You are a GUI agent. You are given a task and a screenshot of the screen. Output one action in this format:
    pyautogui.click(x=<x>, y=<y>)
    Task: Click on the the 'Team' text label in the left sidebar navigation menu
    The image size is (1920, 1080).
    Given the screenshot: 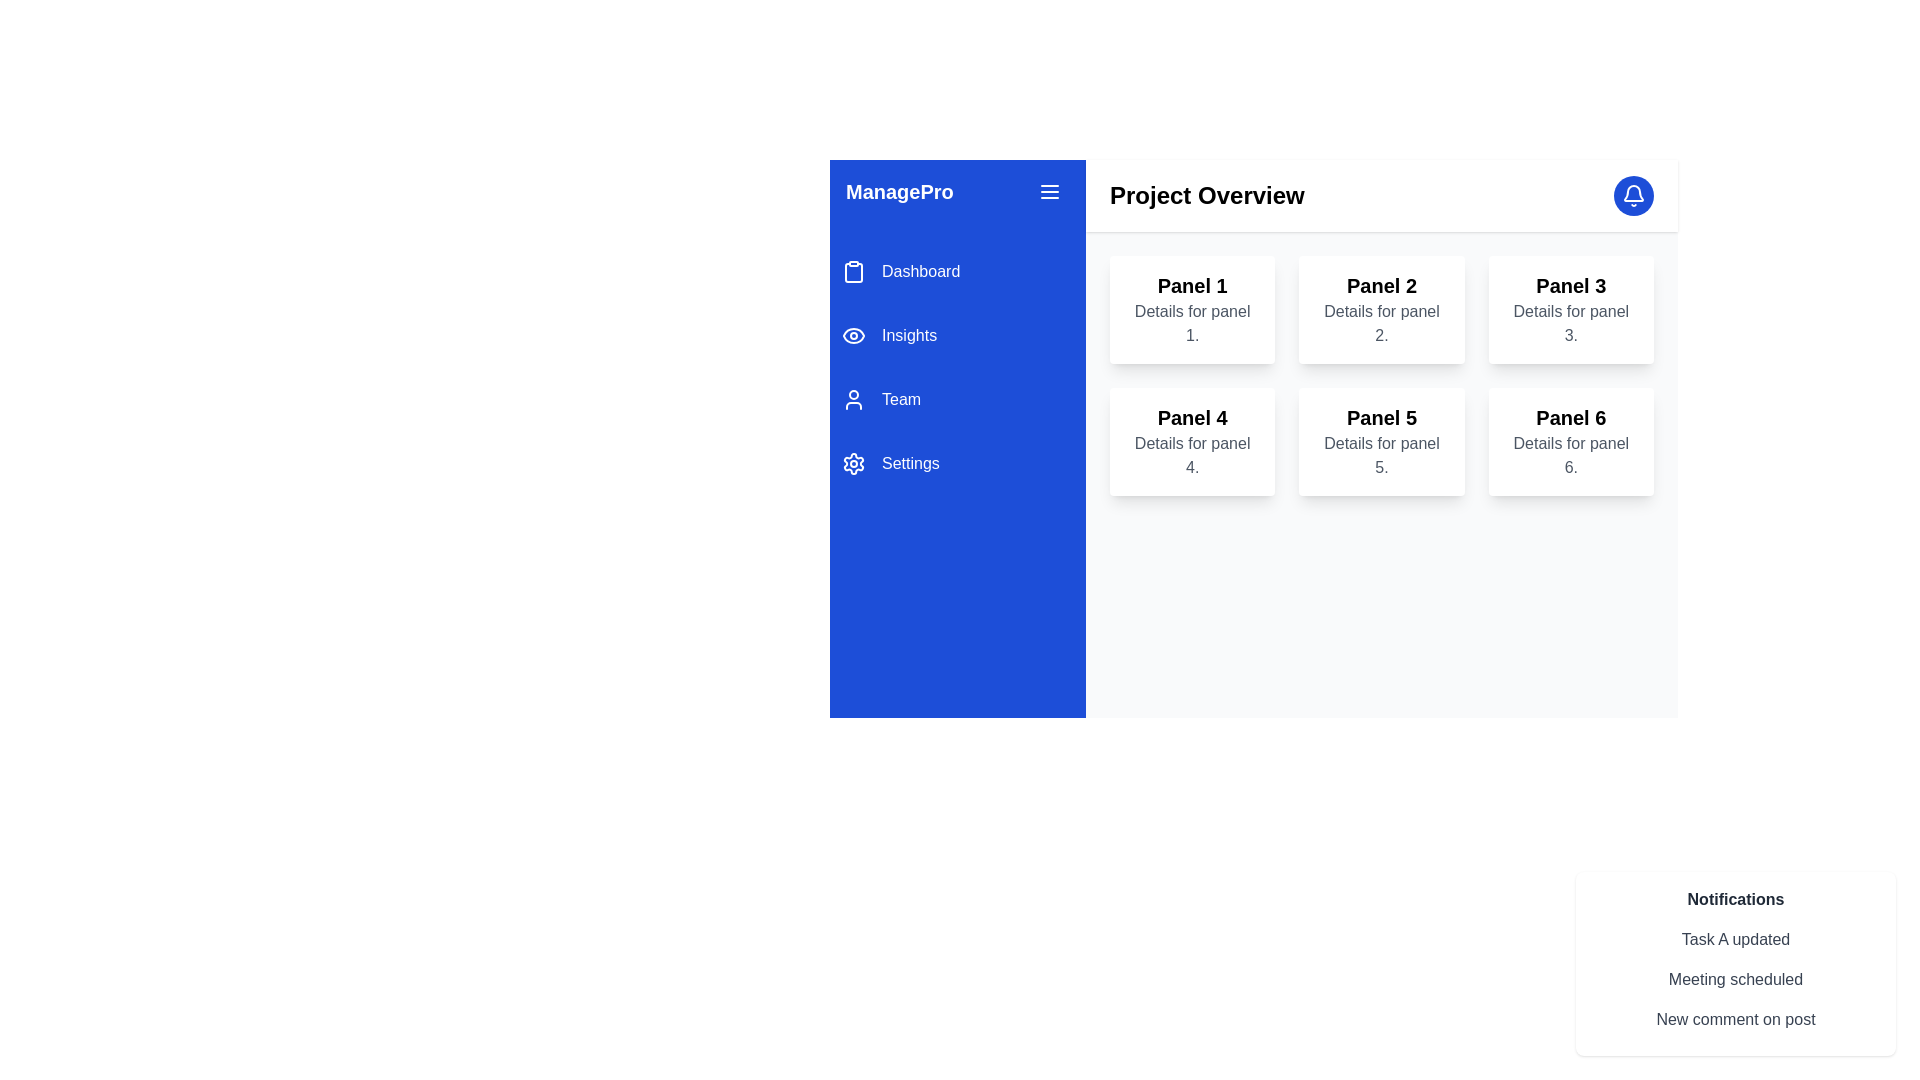 What is the action you would take?
    pyautogui.click(x=900, y=400)
    